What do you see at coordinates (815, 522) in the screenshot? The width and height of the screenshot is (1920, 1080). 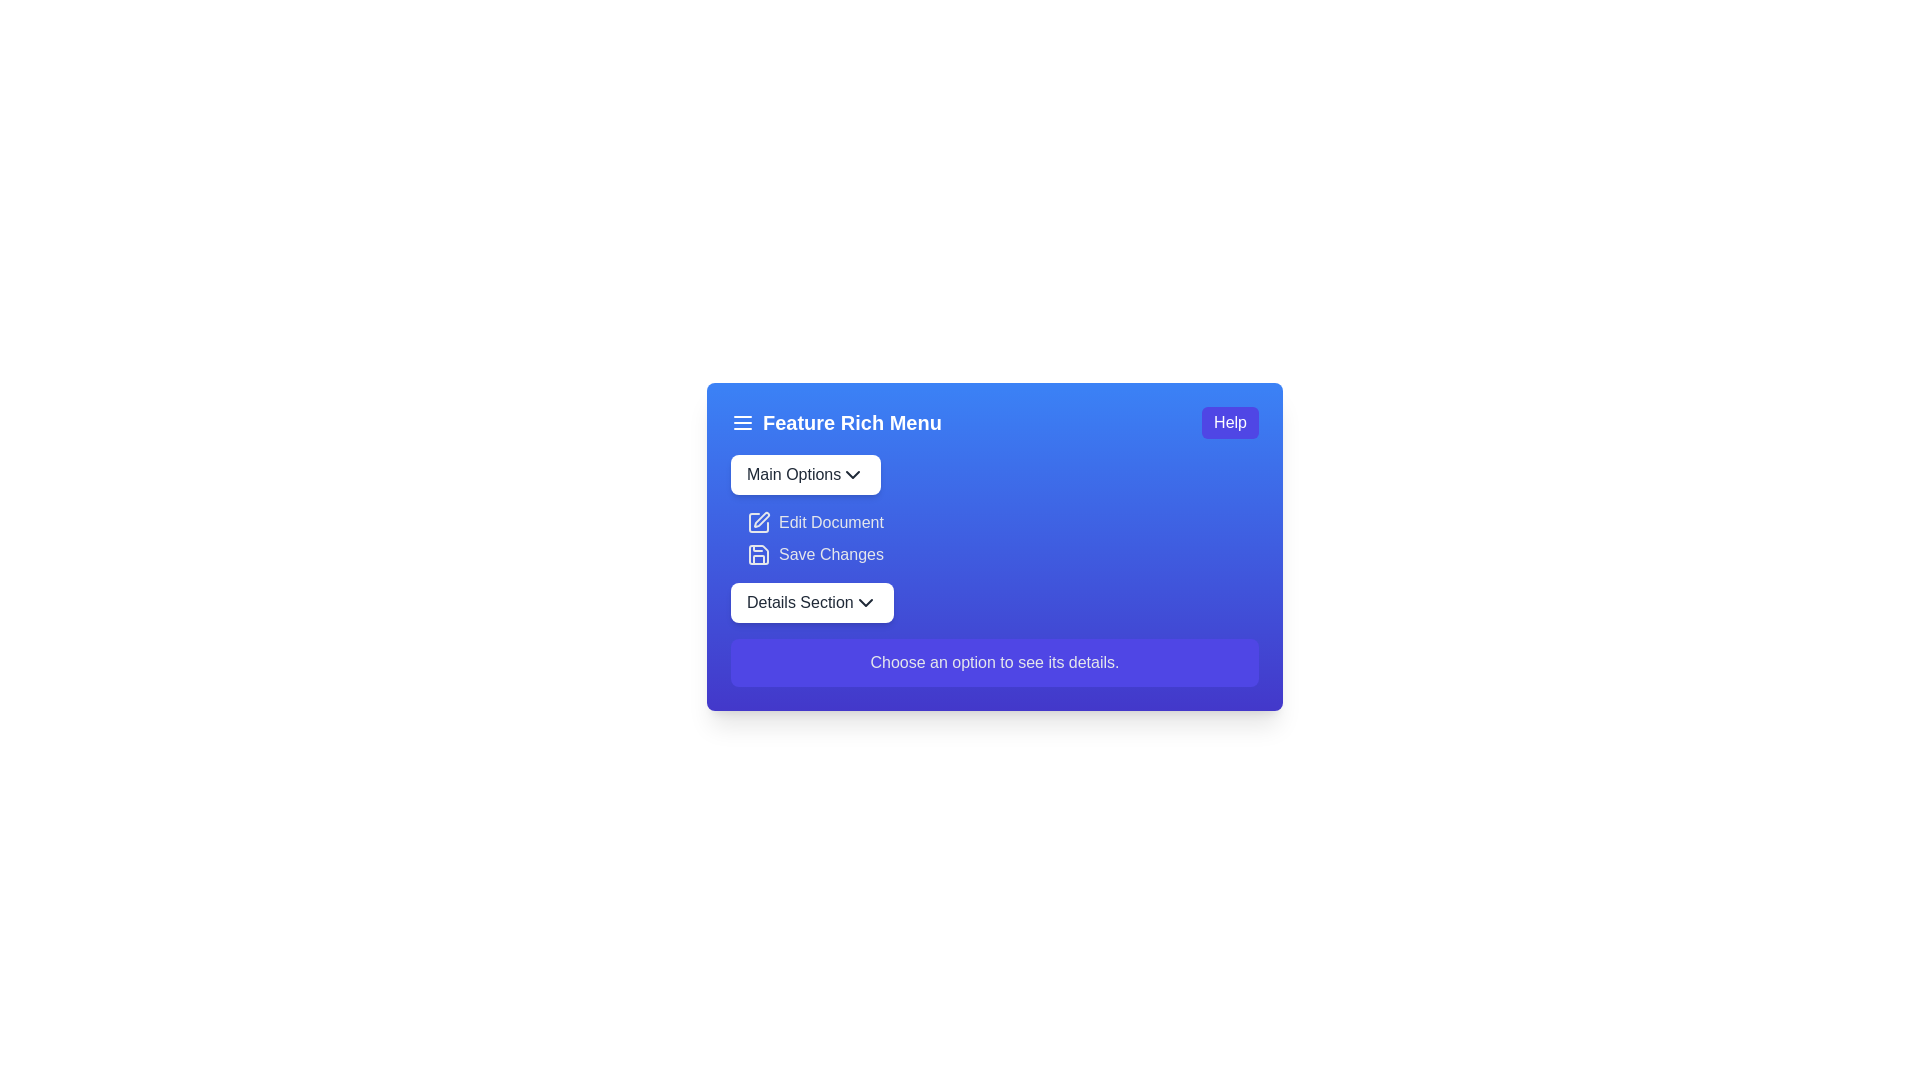 I see `the 'Edit Document' button located in the second row of the 'Feature Rich Menu' card under the 'Main Options' button, which features a pen-shaped icon to the left` at bounding box center [815, 522].